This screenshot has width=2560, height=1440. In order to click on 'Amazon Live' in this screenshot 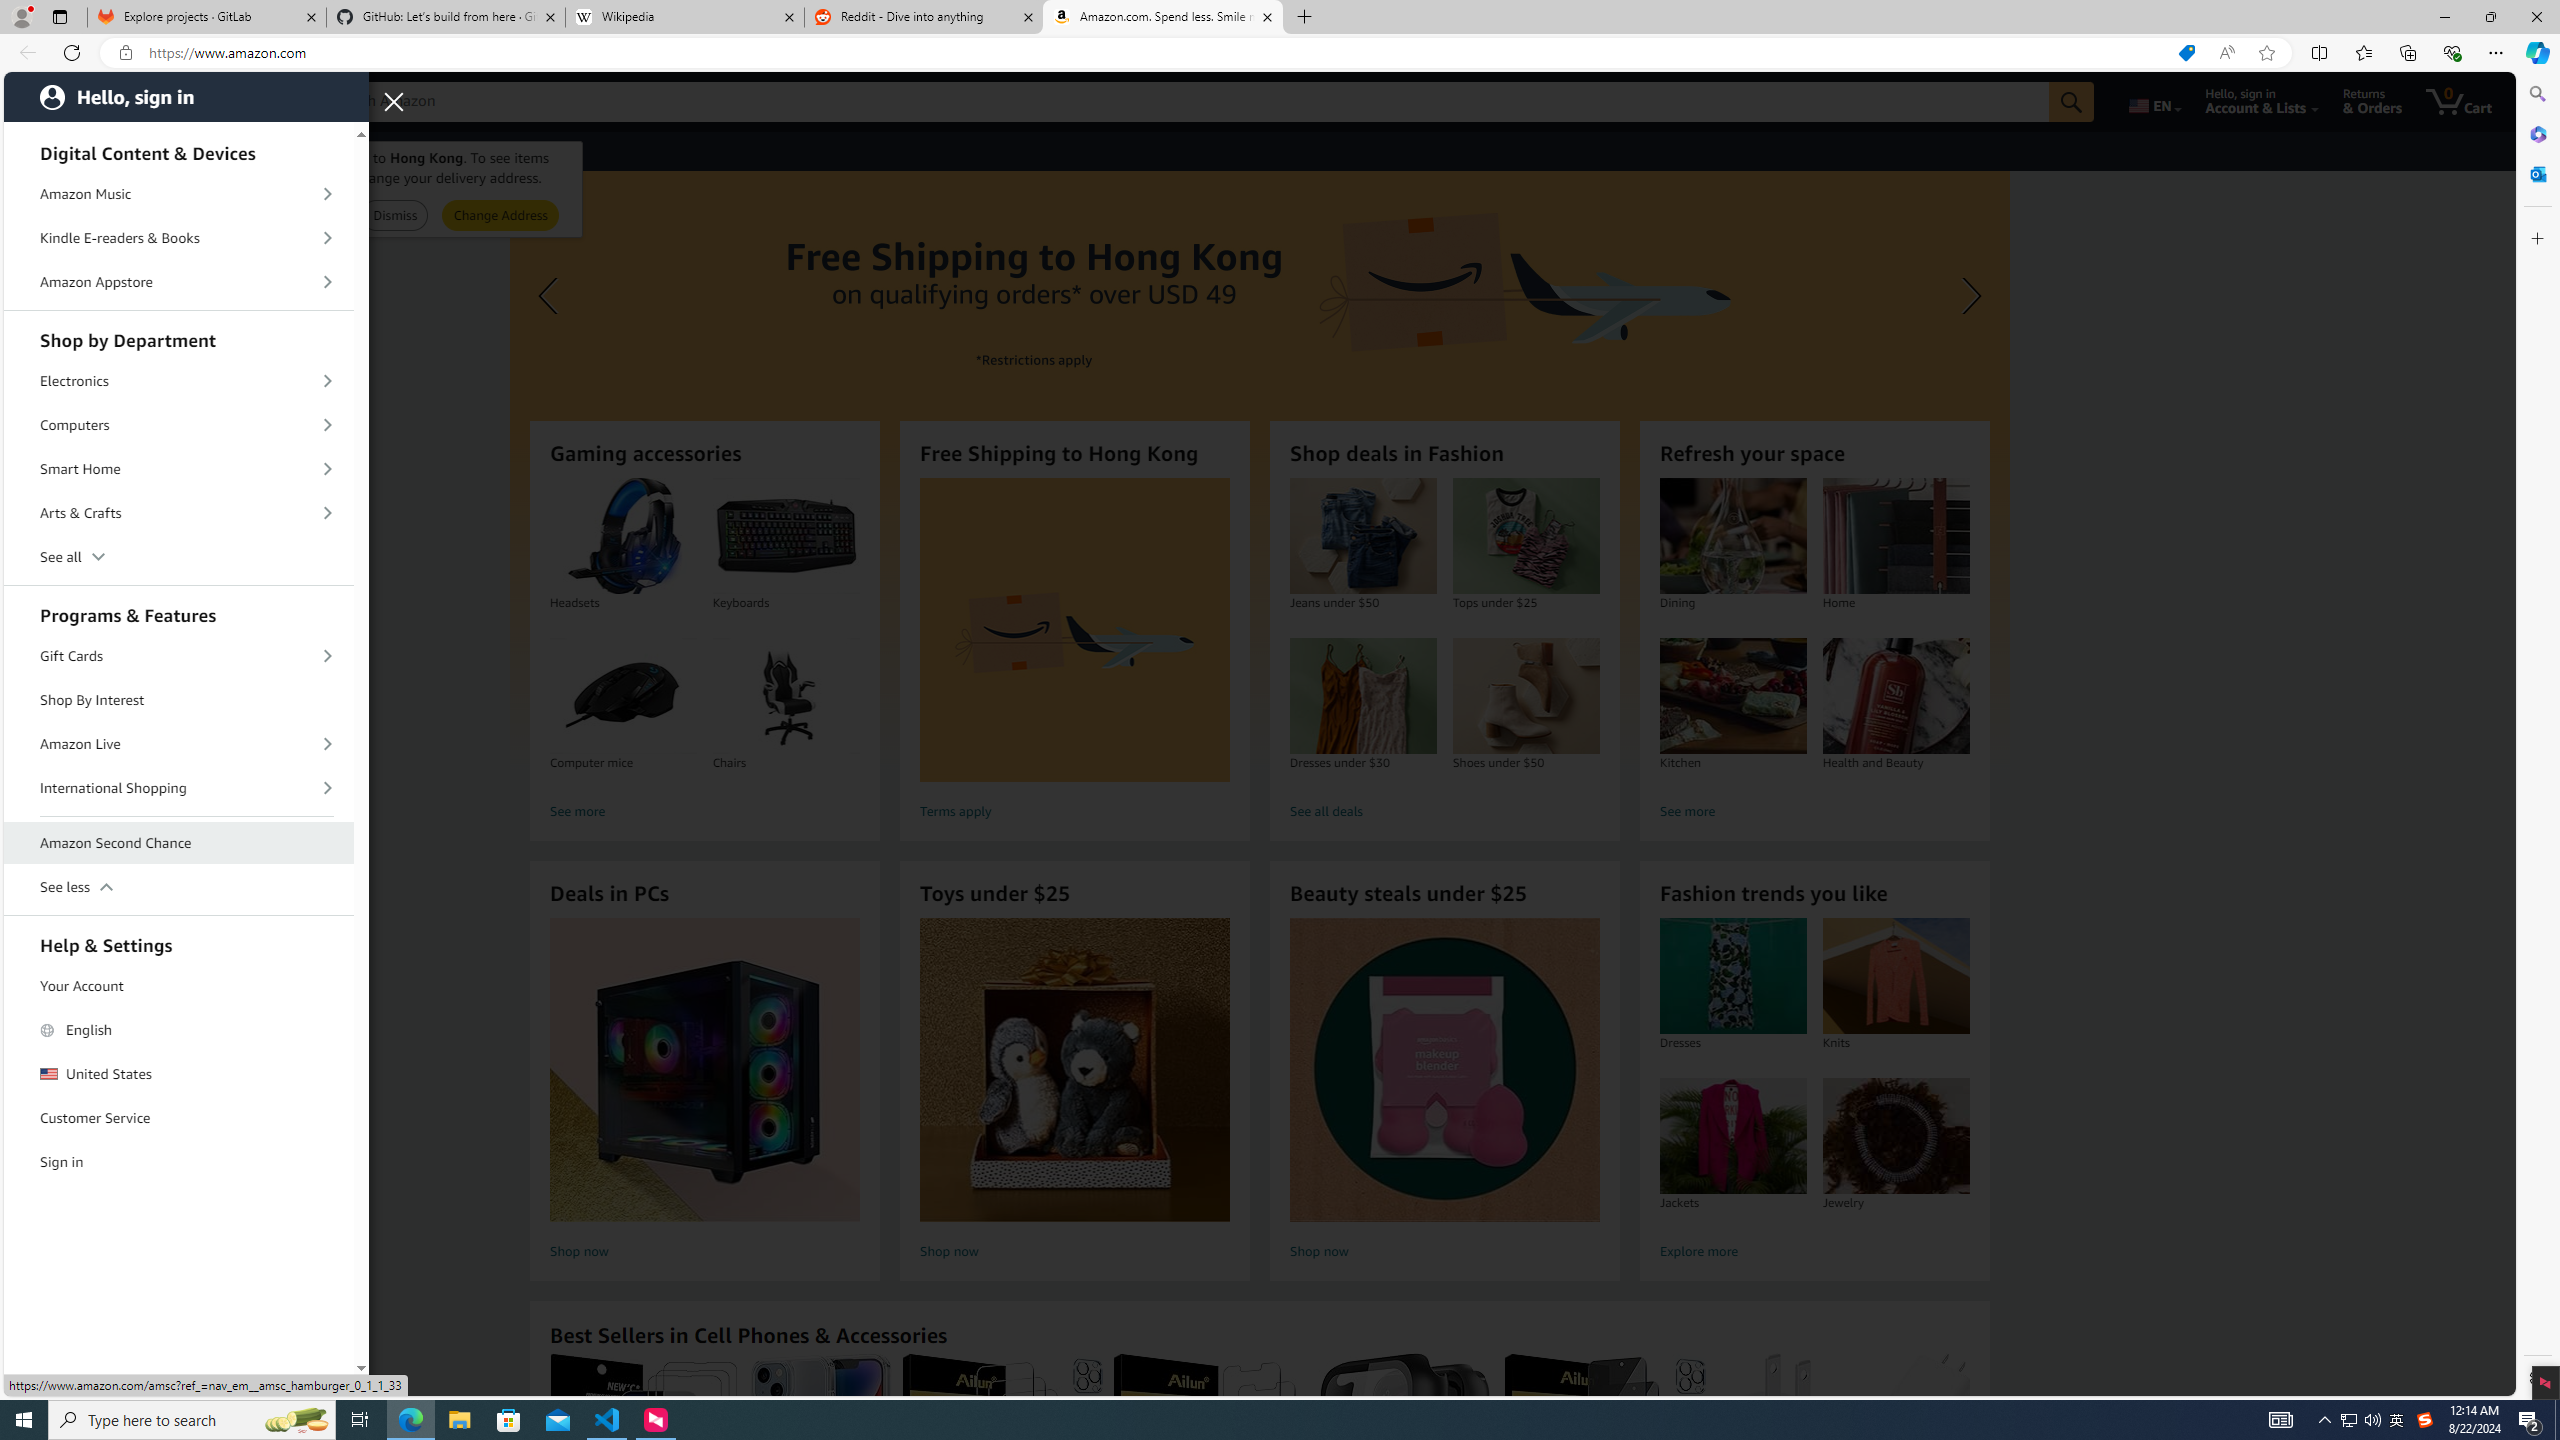, I will do `click(179, 742)`.